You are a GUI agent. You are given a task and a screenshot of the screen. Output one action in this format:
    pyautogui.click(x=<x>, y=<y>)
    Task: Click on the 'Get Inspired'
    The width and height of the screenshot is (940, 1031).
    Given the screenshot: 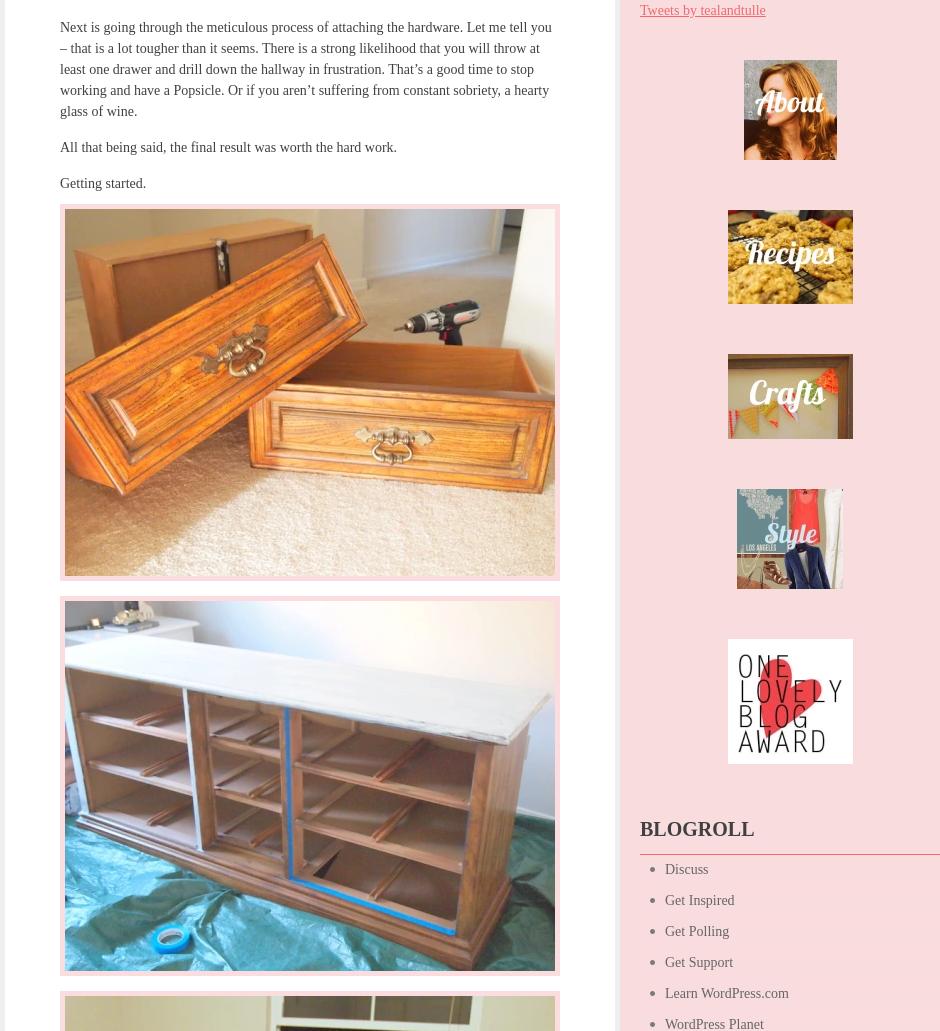 What is the action you would take?
    pyautogui.click(x=698, y=900)
    